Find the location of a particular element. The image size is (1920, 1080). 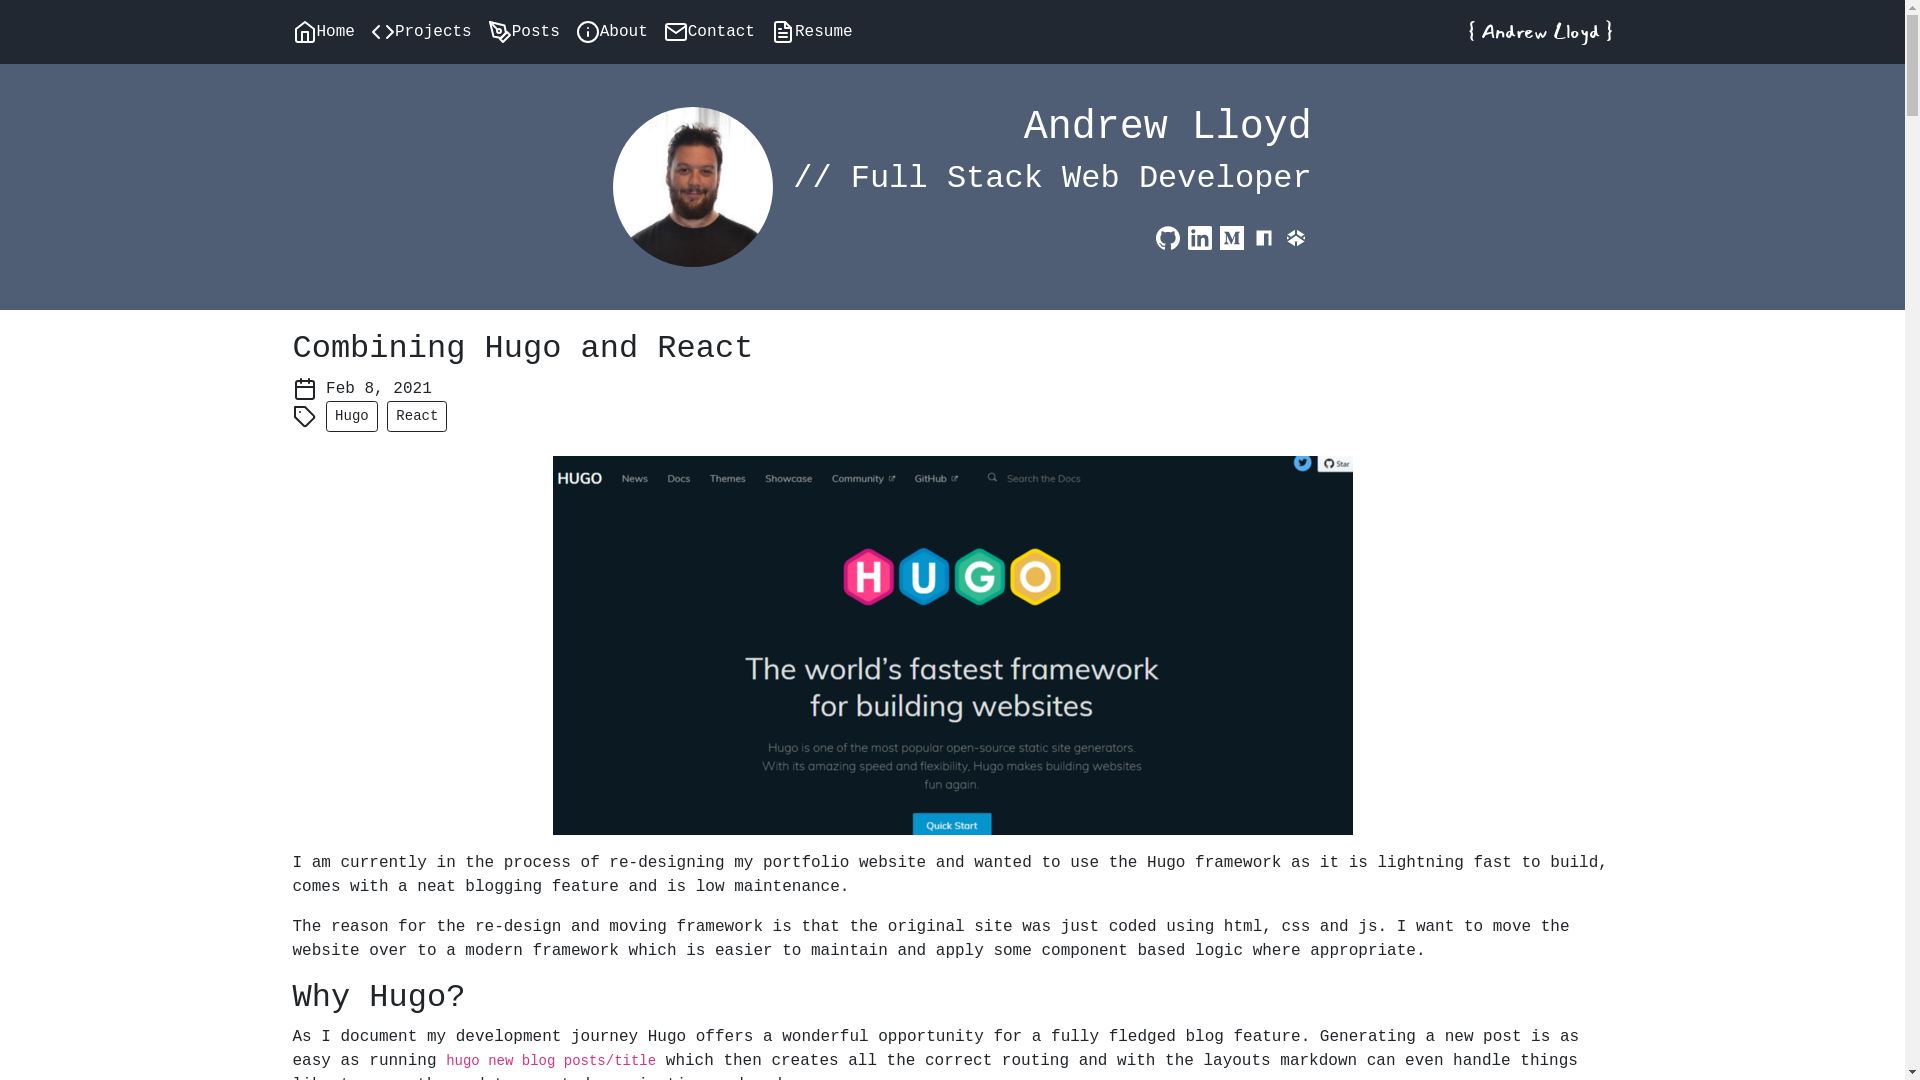

'Projects' is located at coordinates (370, 31).